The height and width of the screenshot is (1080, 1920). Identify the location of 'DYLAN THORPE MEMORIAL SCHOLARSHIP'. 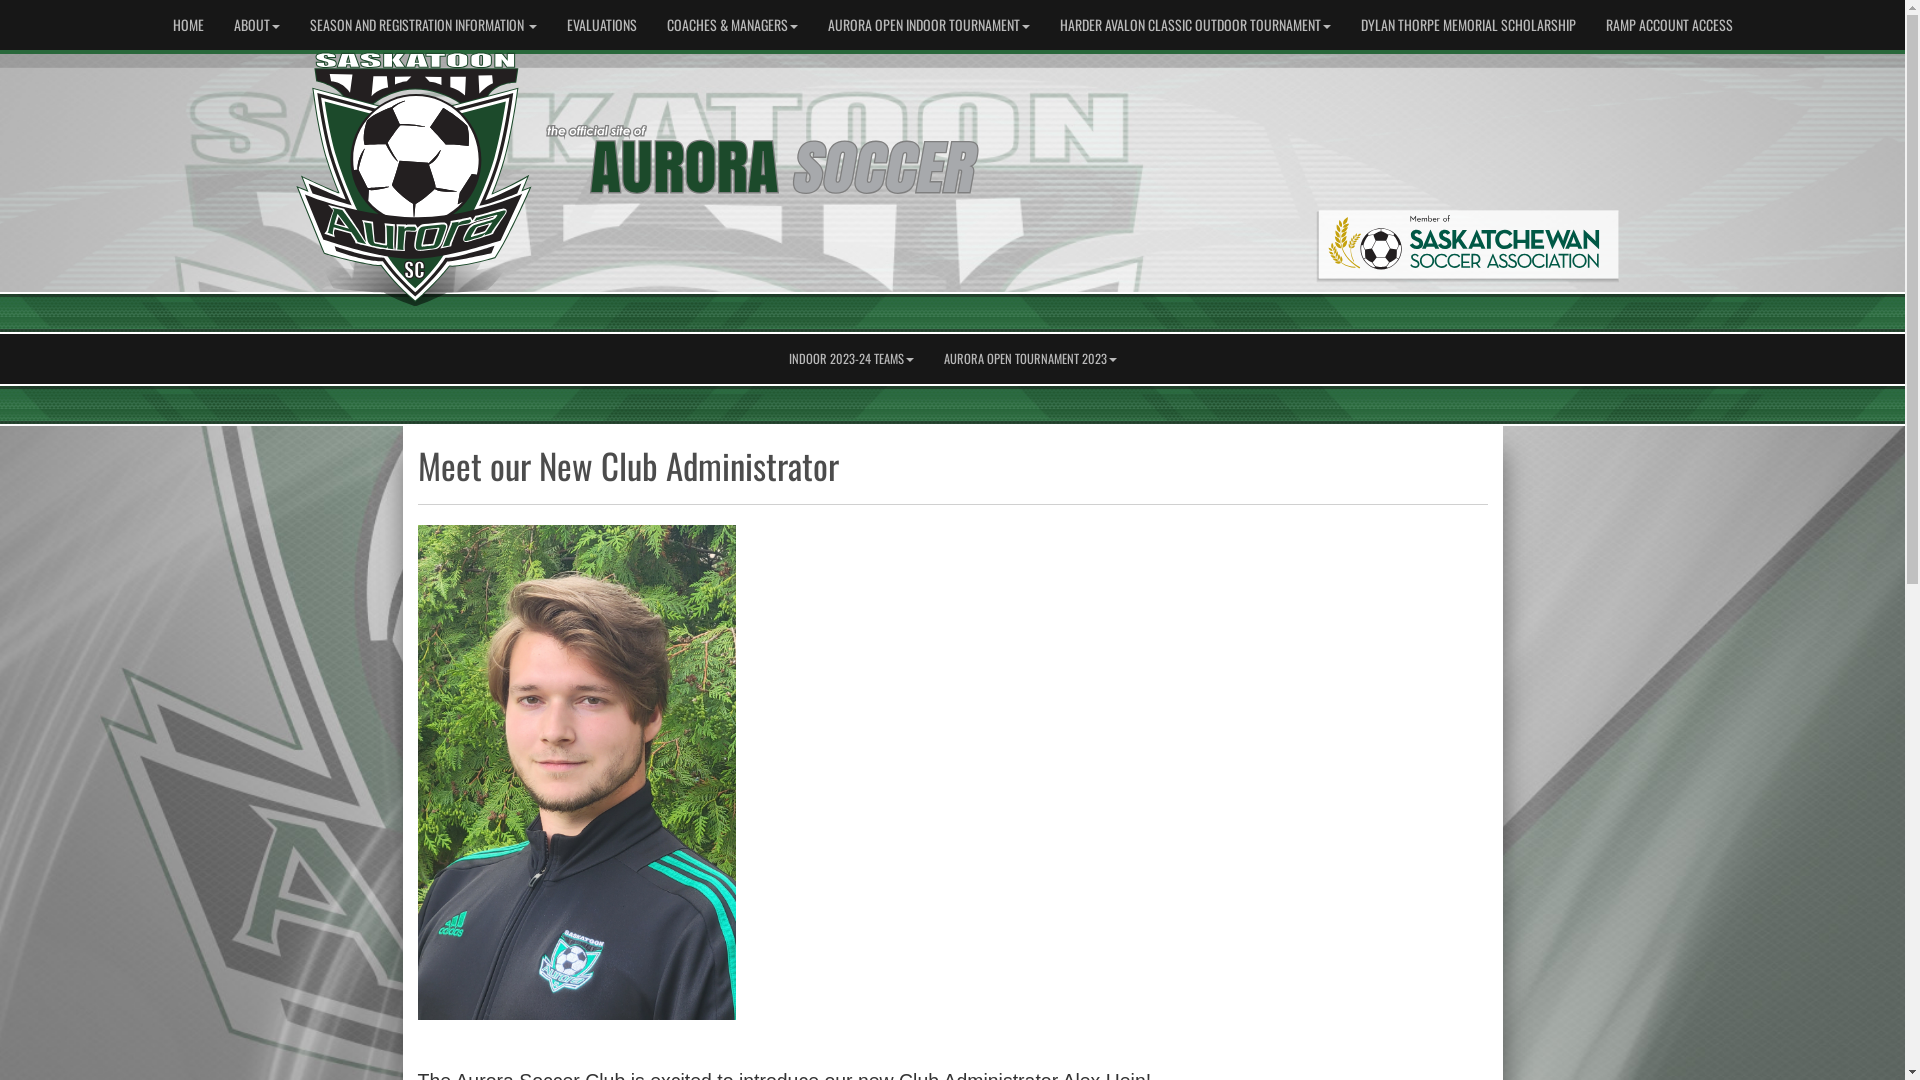
(1345, 24).